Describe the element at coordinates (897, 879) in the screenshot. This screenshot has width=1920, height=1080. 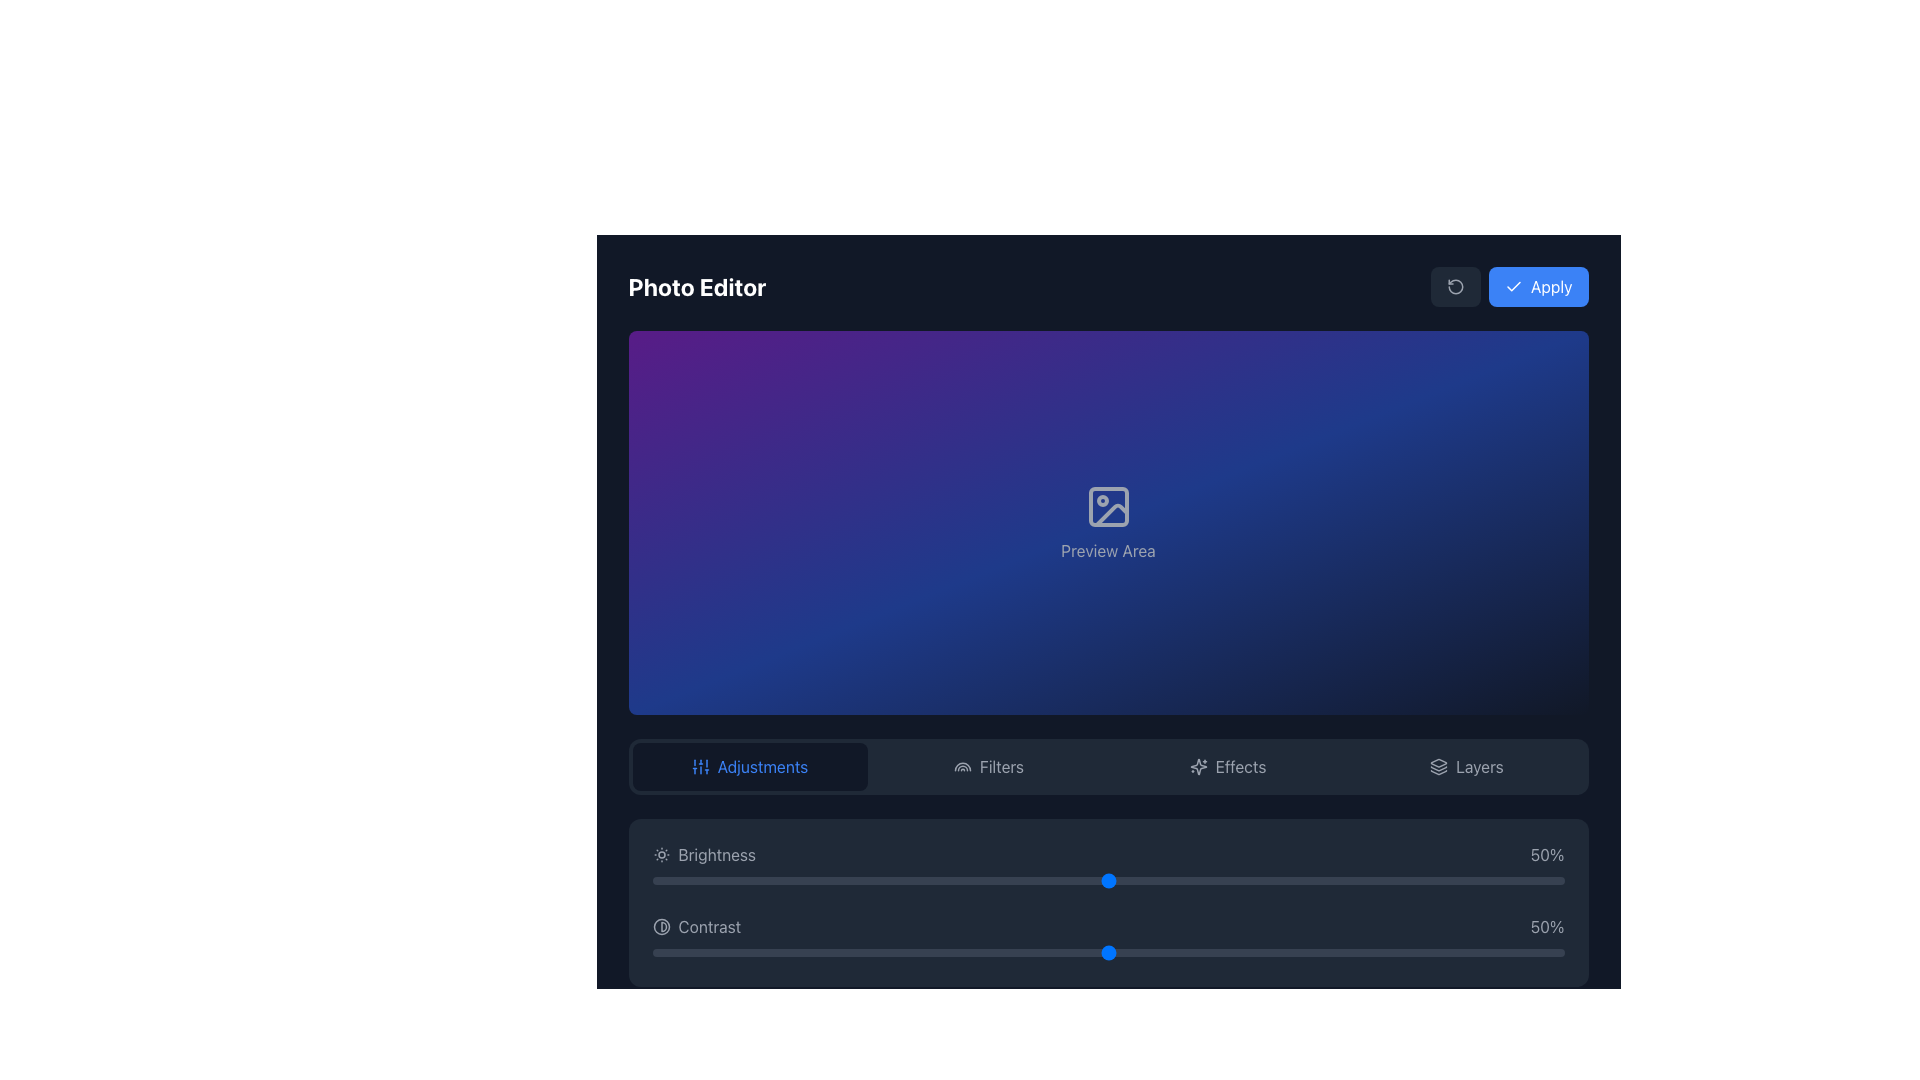
I see `the slider value` at that location.